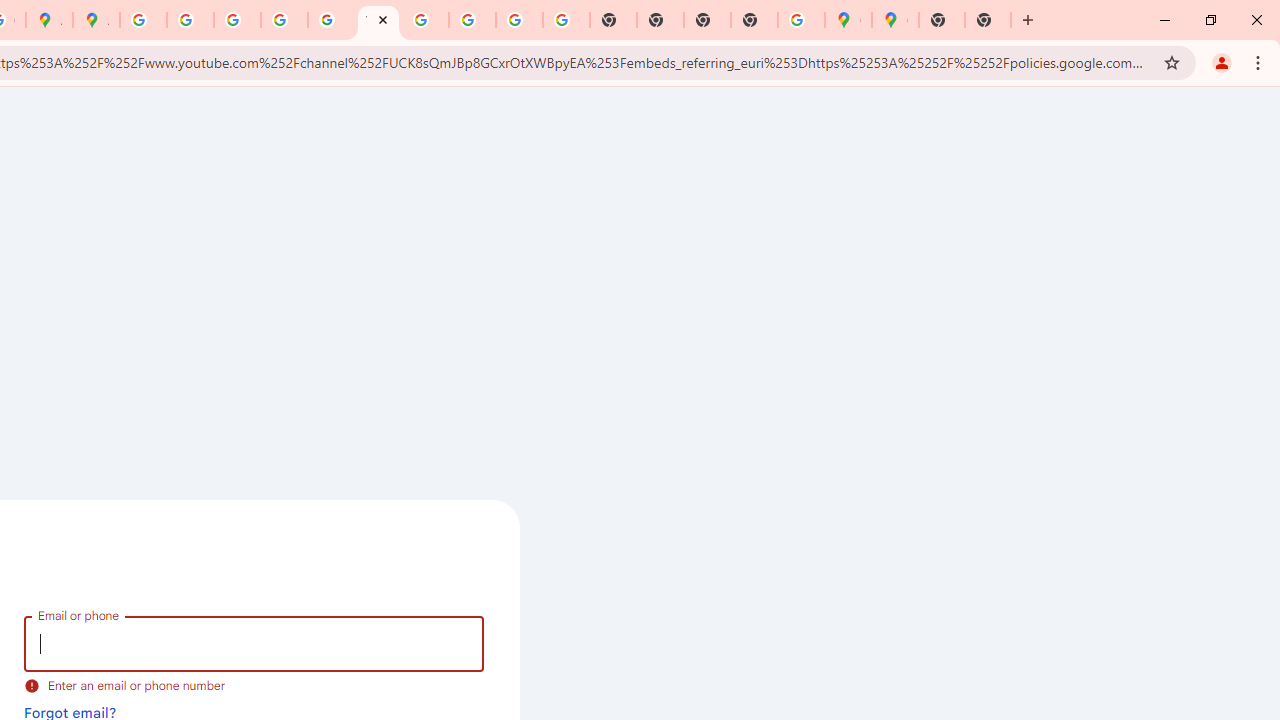  I want to click on 'Privacy Help Center - Policies Help', so click(190, 20).